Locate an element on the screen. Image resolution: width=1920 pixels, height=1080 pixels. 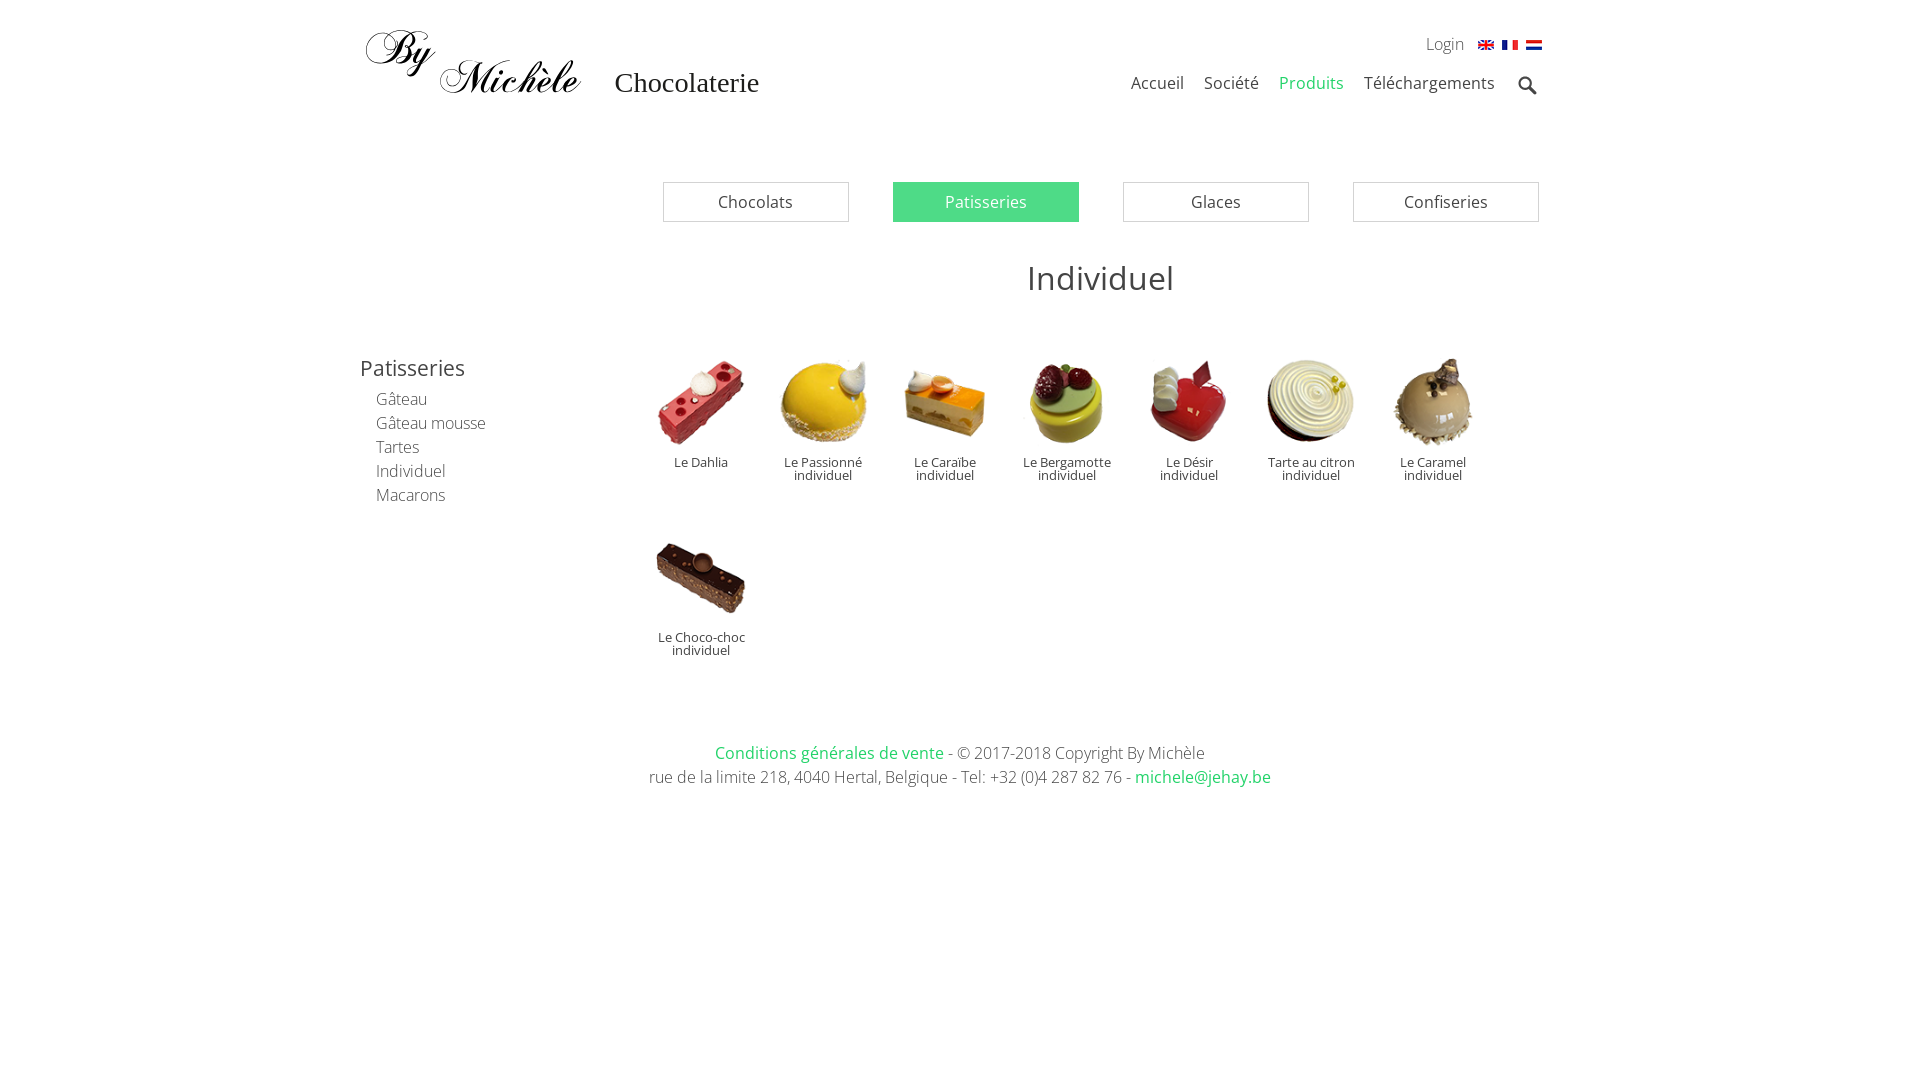
'Accueil' is located at coordinates (1131, 82).